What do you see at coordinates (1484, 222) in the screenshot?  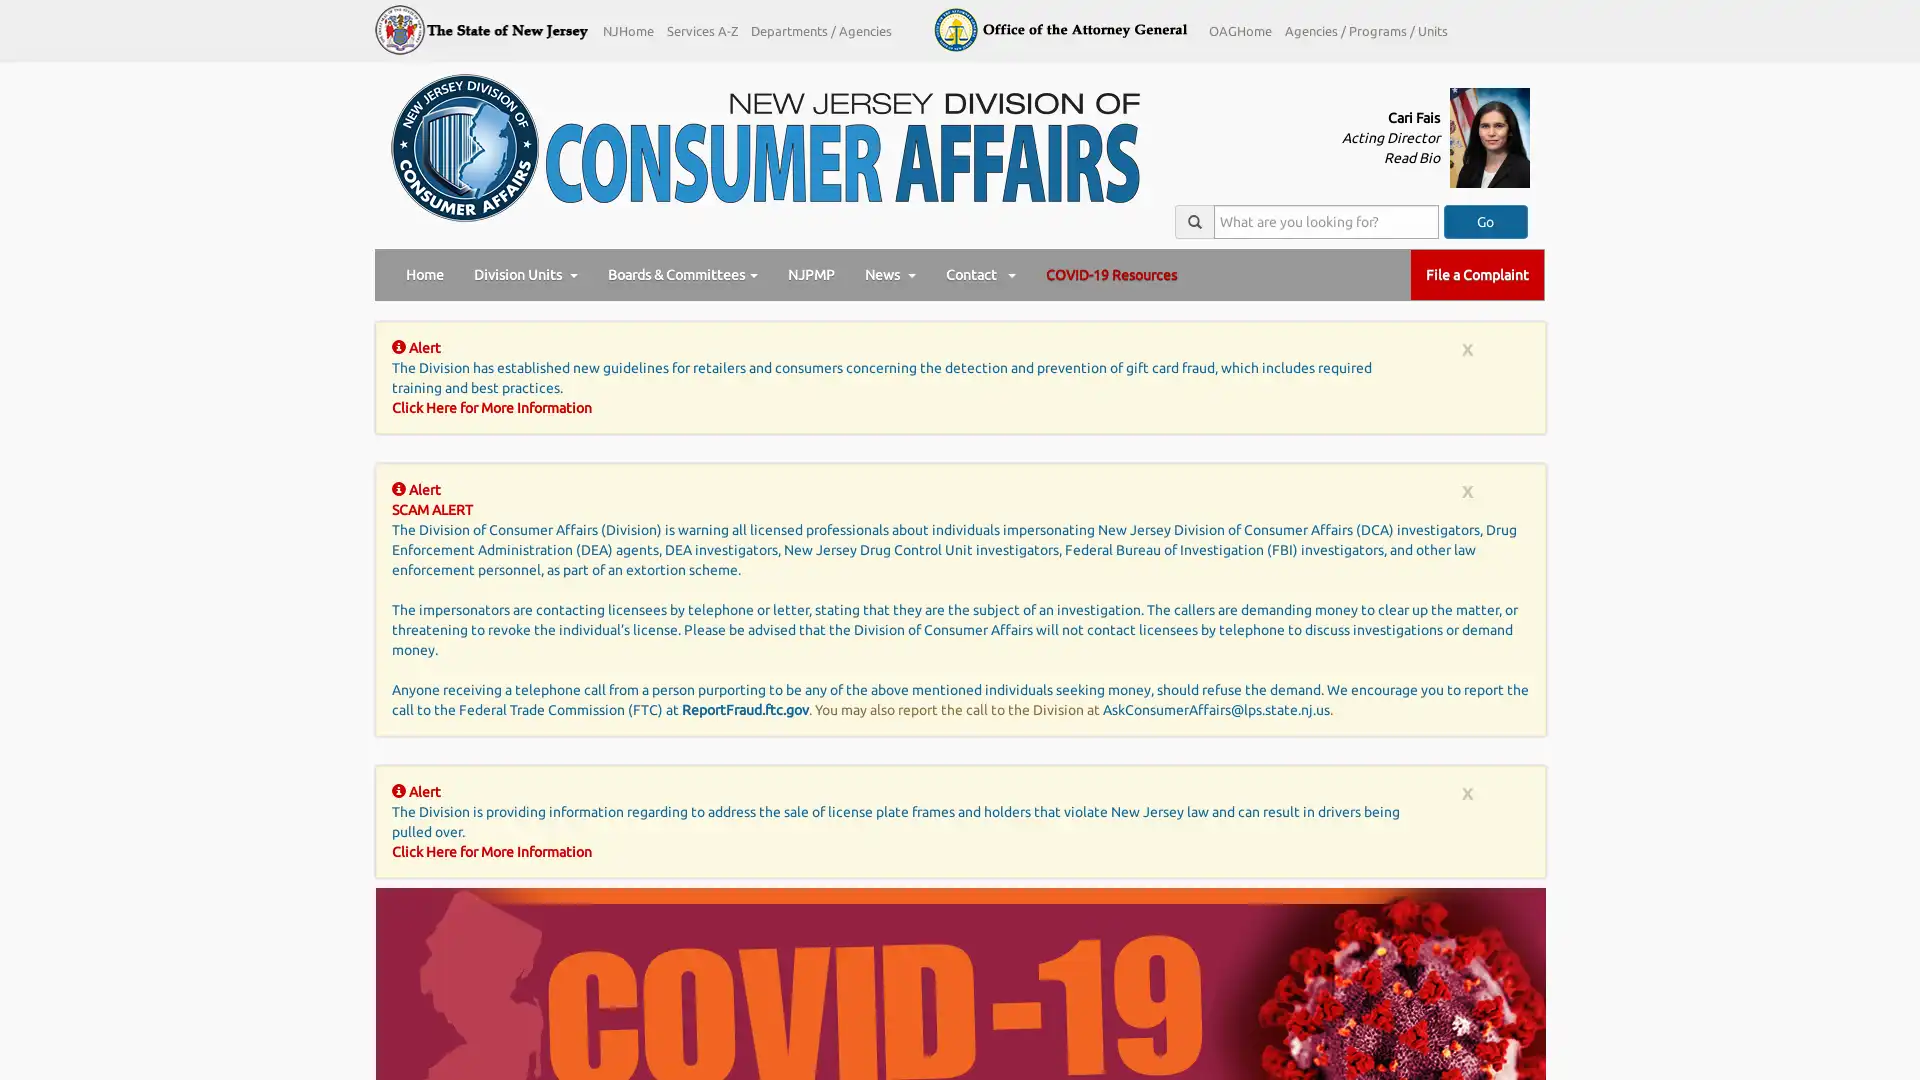 I see `Go` at bounding box center [1484, 222].